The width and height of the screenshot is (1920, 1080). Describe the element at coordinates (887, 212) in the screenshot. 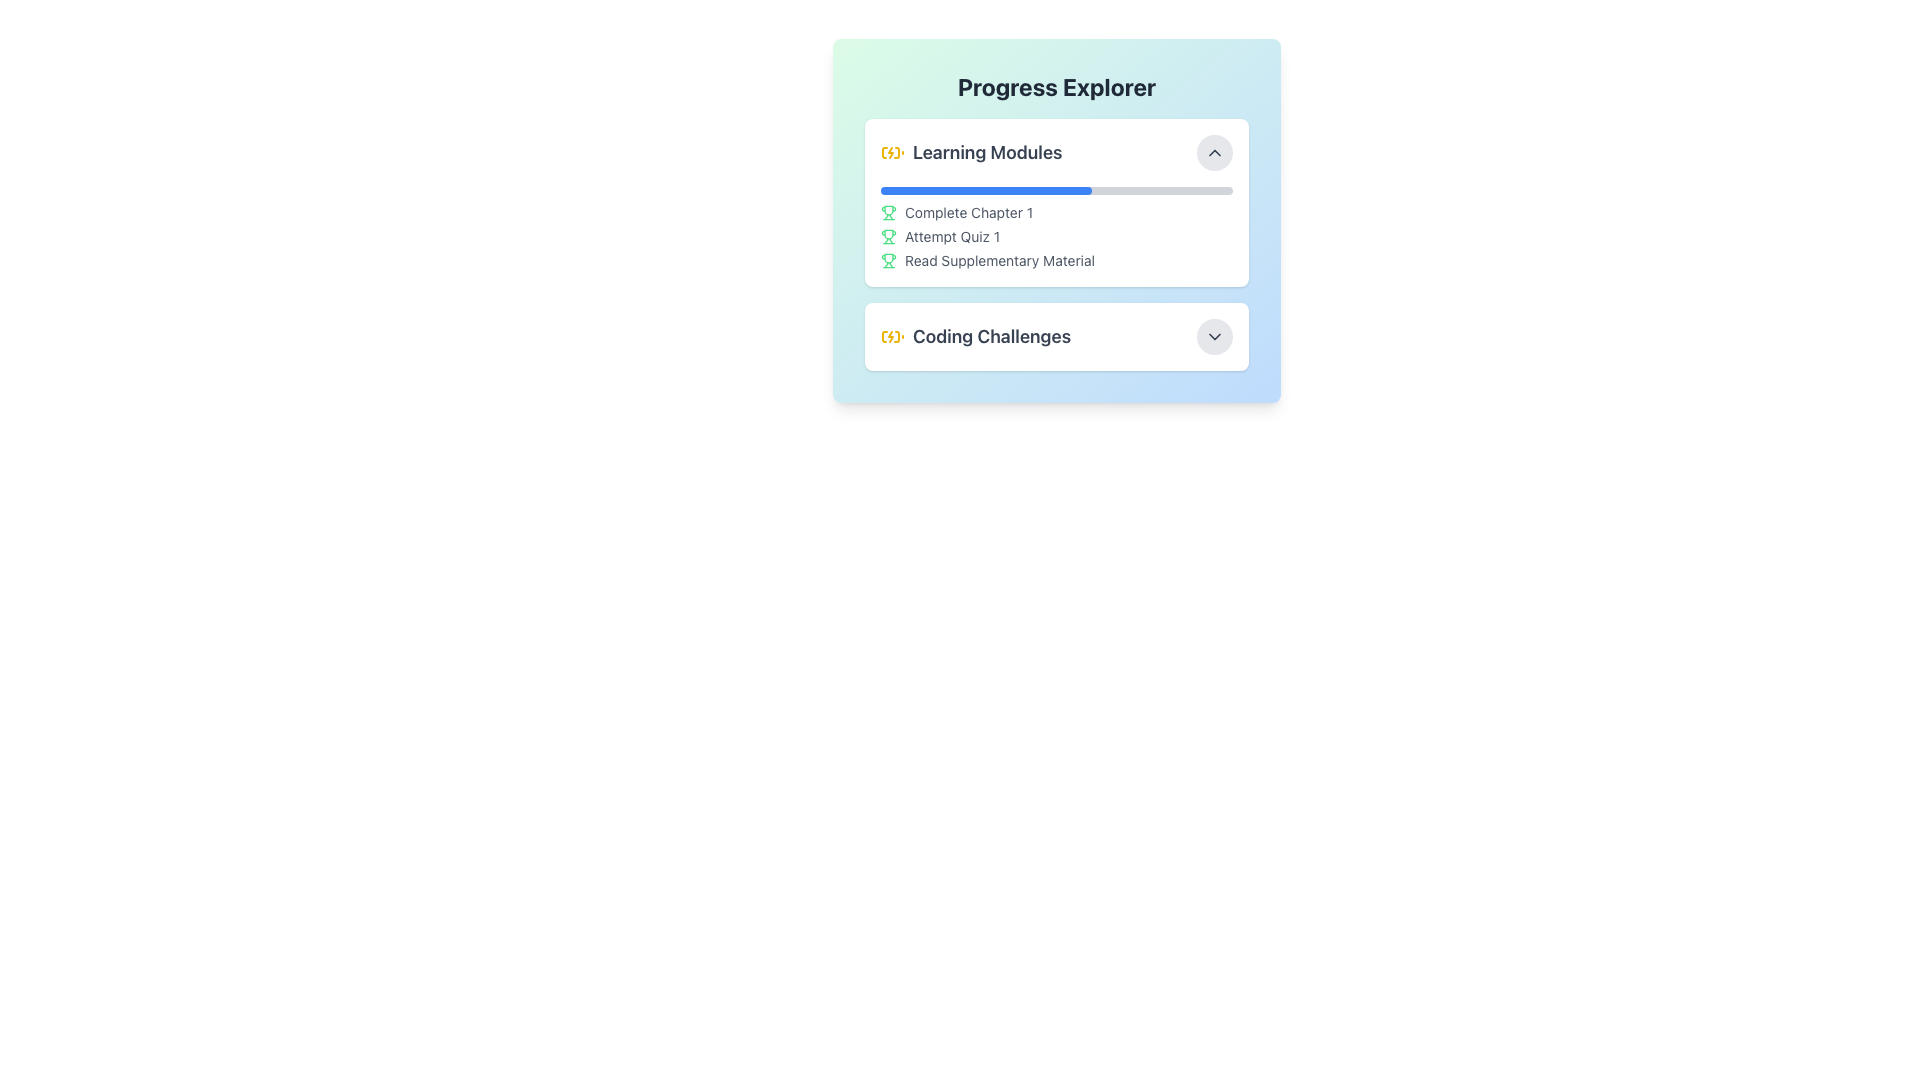

I see `the icon that represents the completed task 'Complete Chapter 1', located to the left of the text within the 'Learning Modules' section` at that location.